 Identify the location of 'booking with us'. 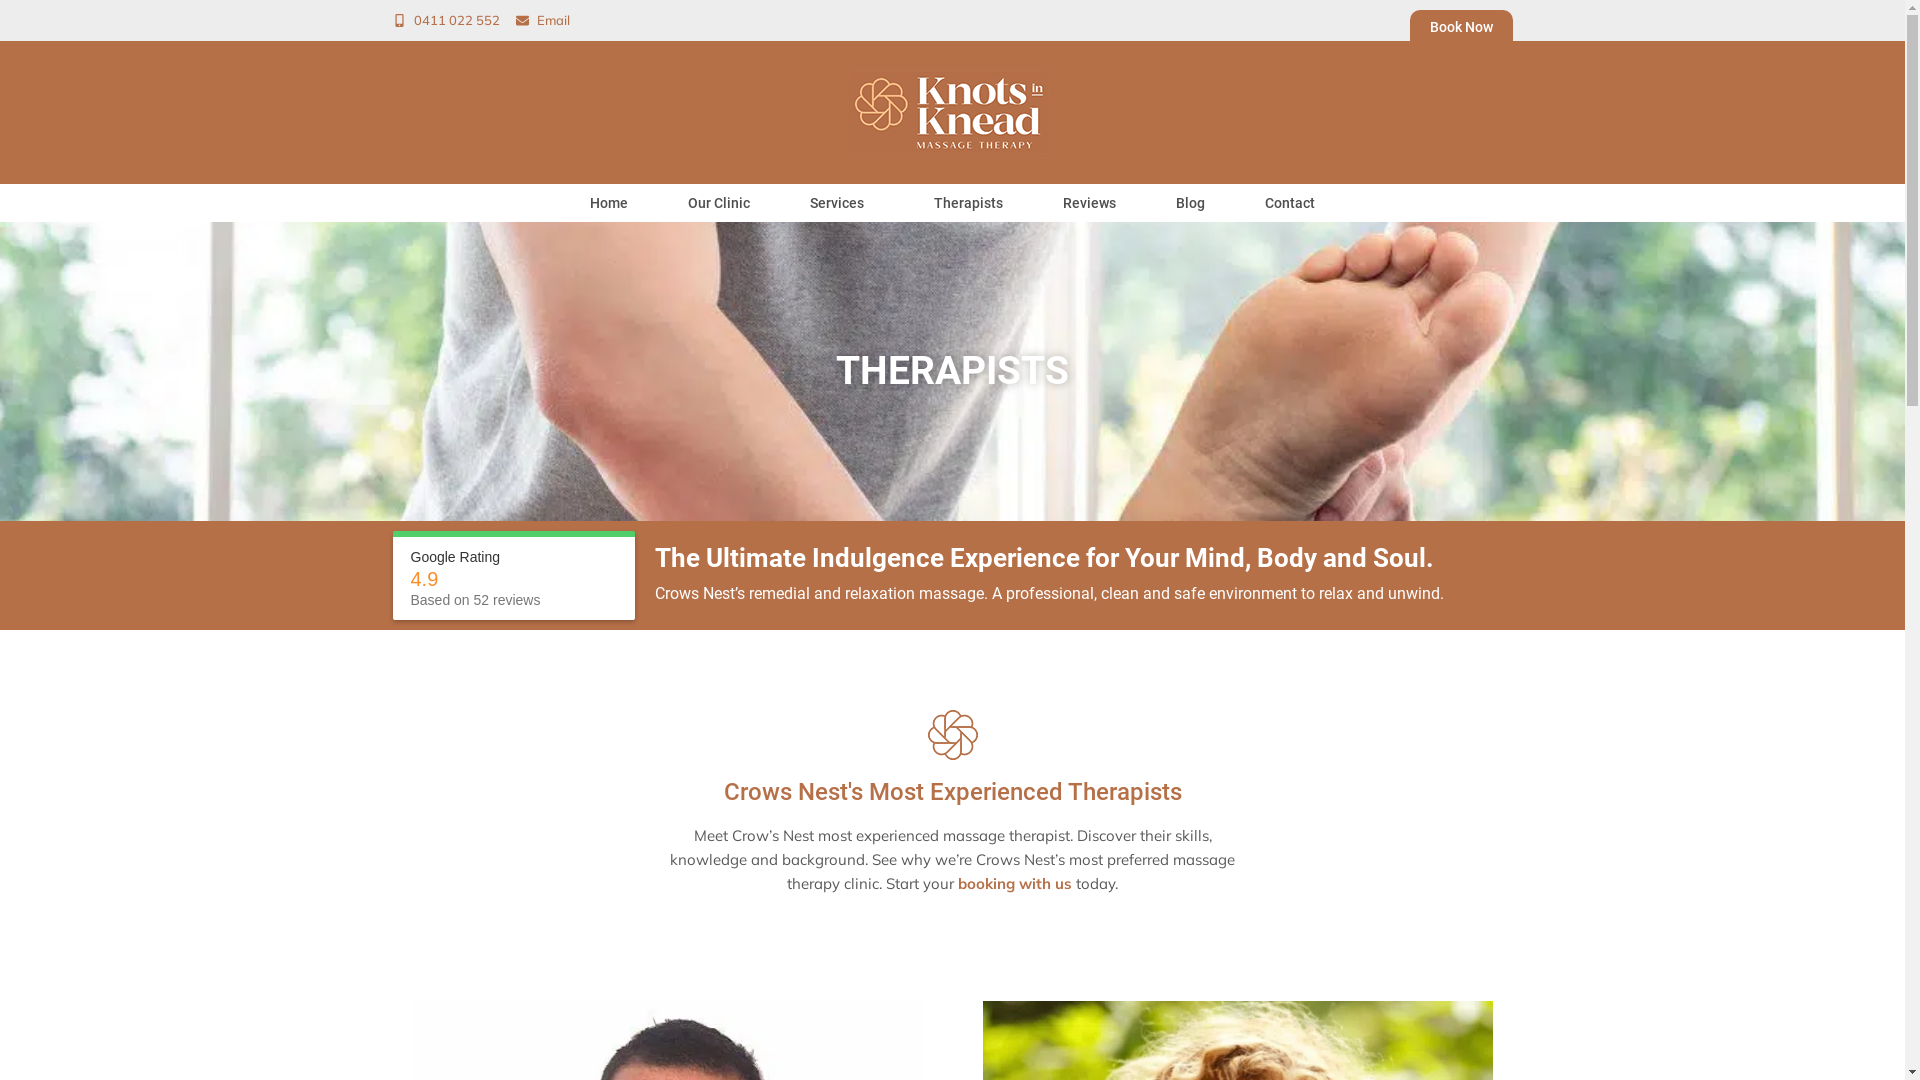
(1014, 882).